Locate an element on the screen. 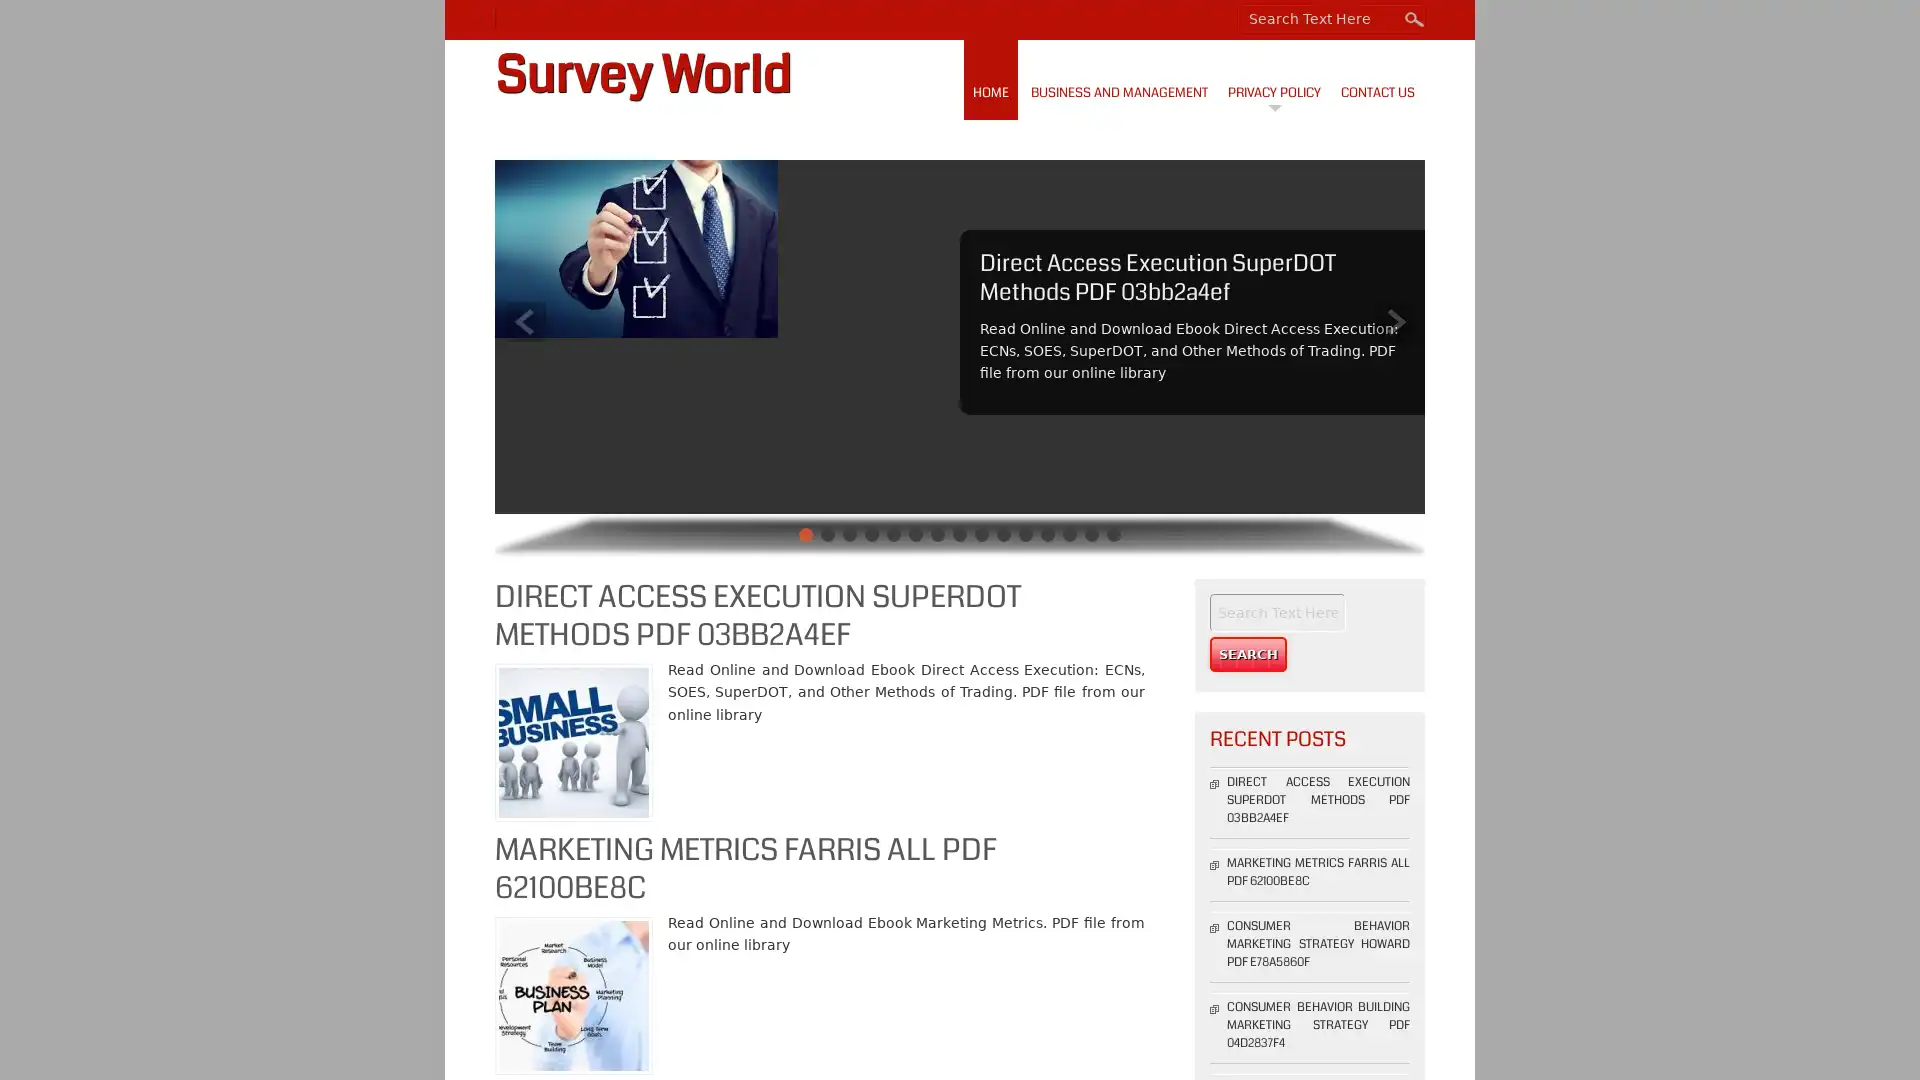  Search is located at coordinates (1247, 654).